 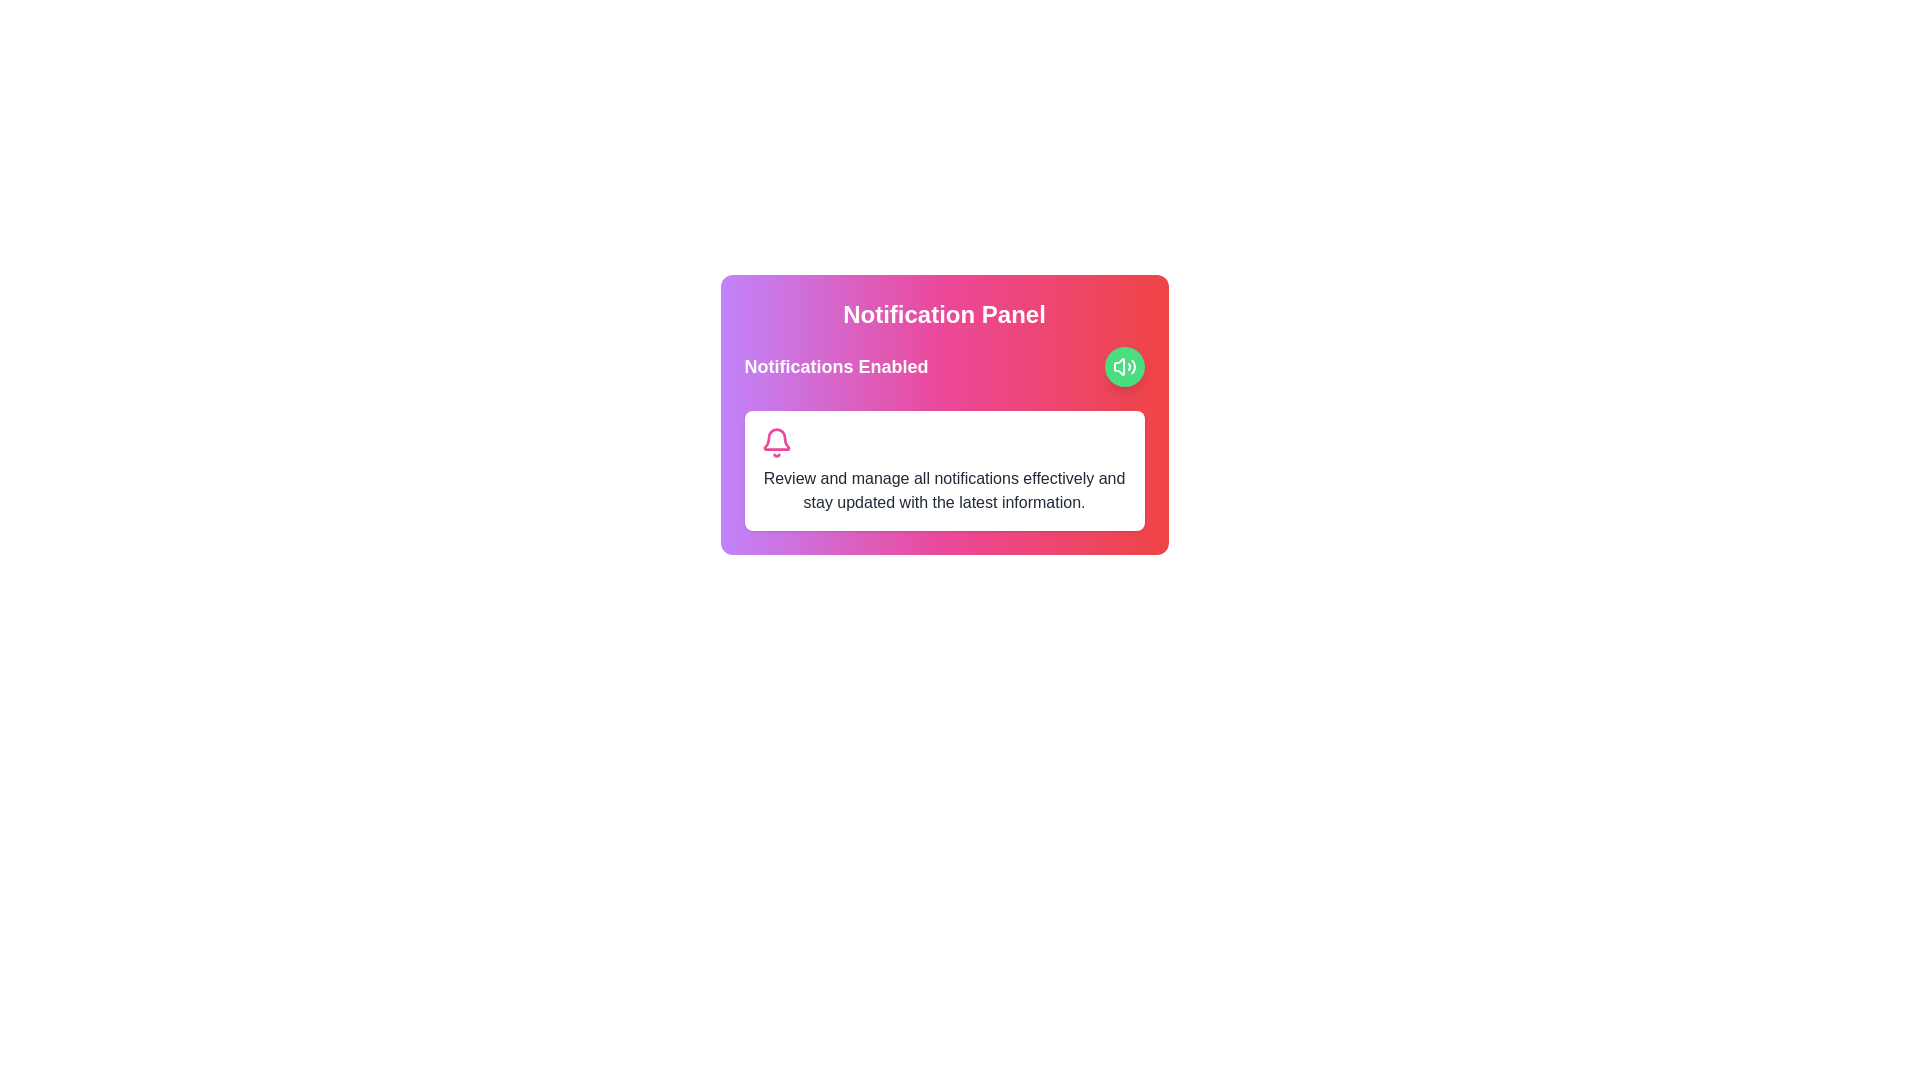 I want to click on the notification icon located at the top-left corner of the notification panel, which symbolizes alerts or updates, so click(x=775, y=442).